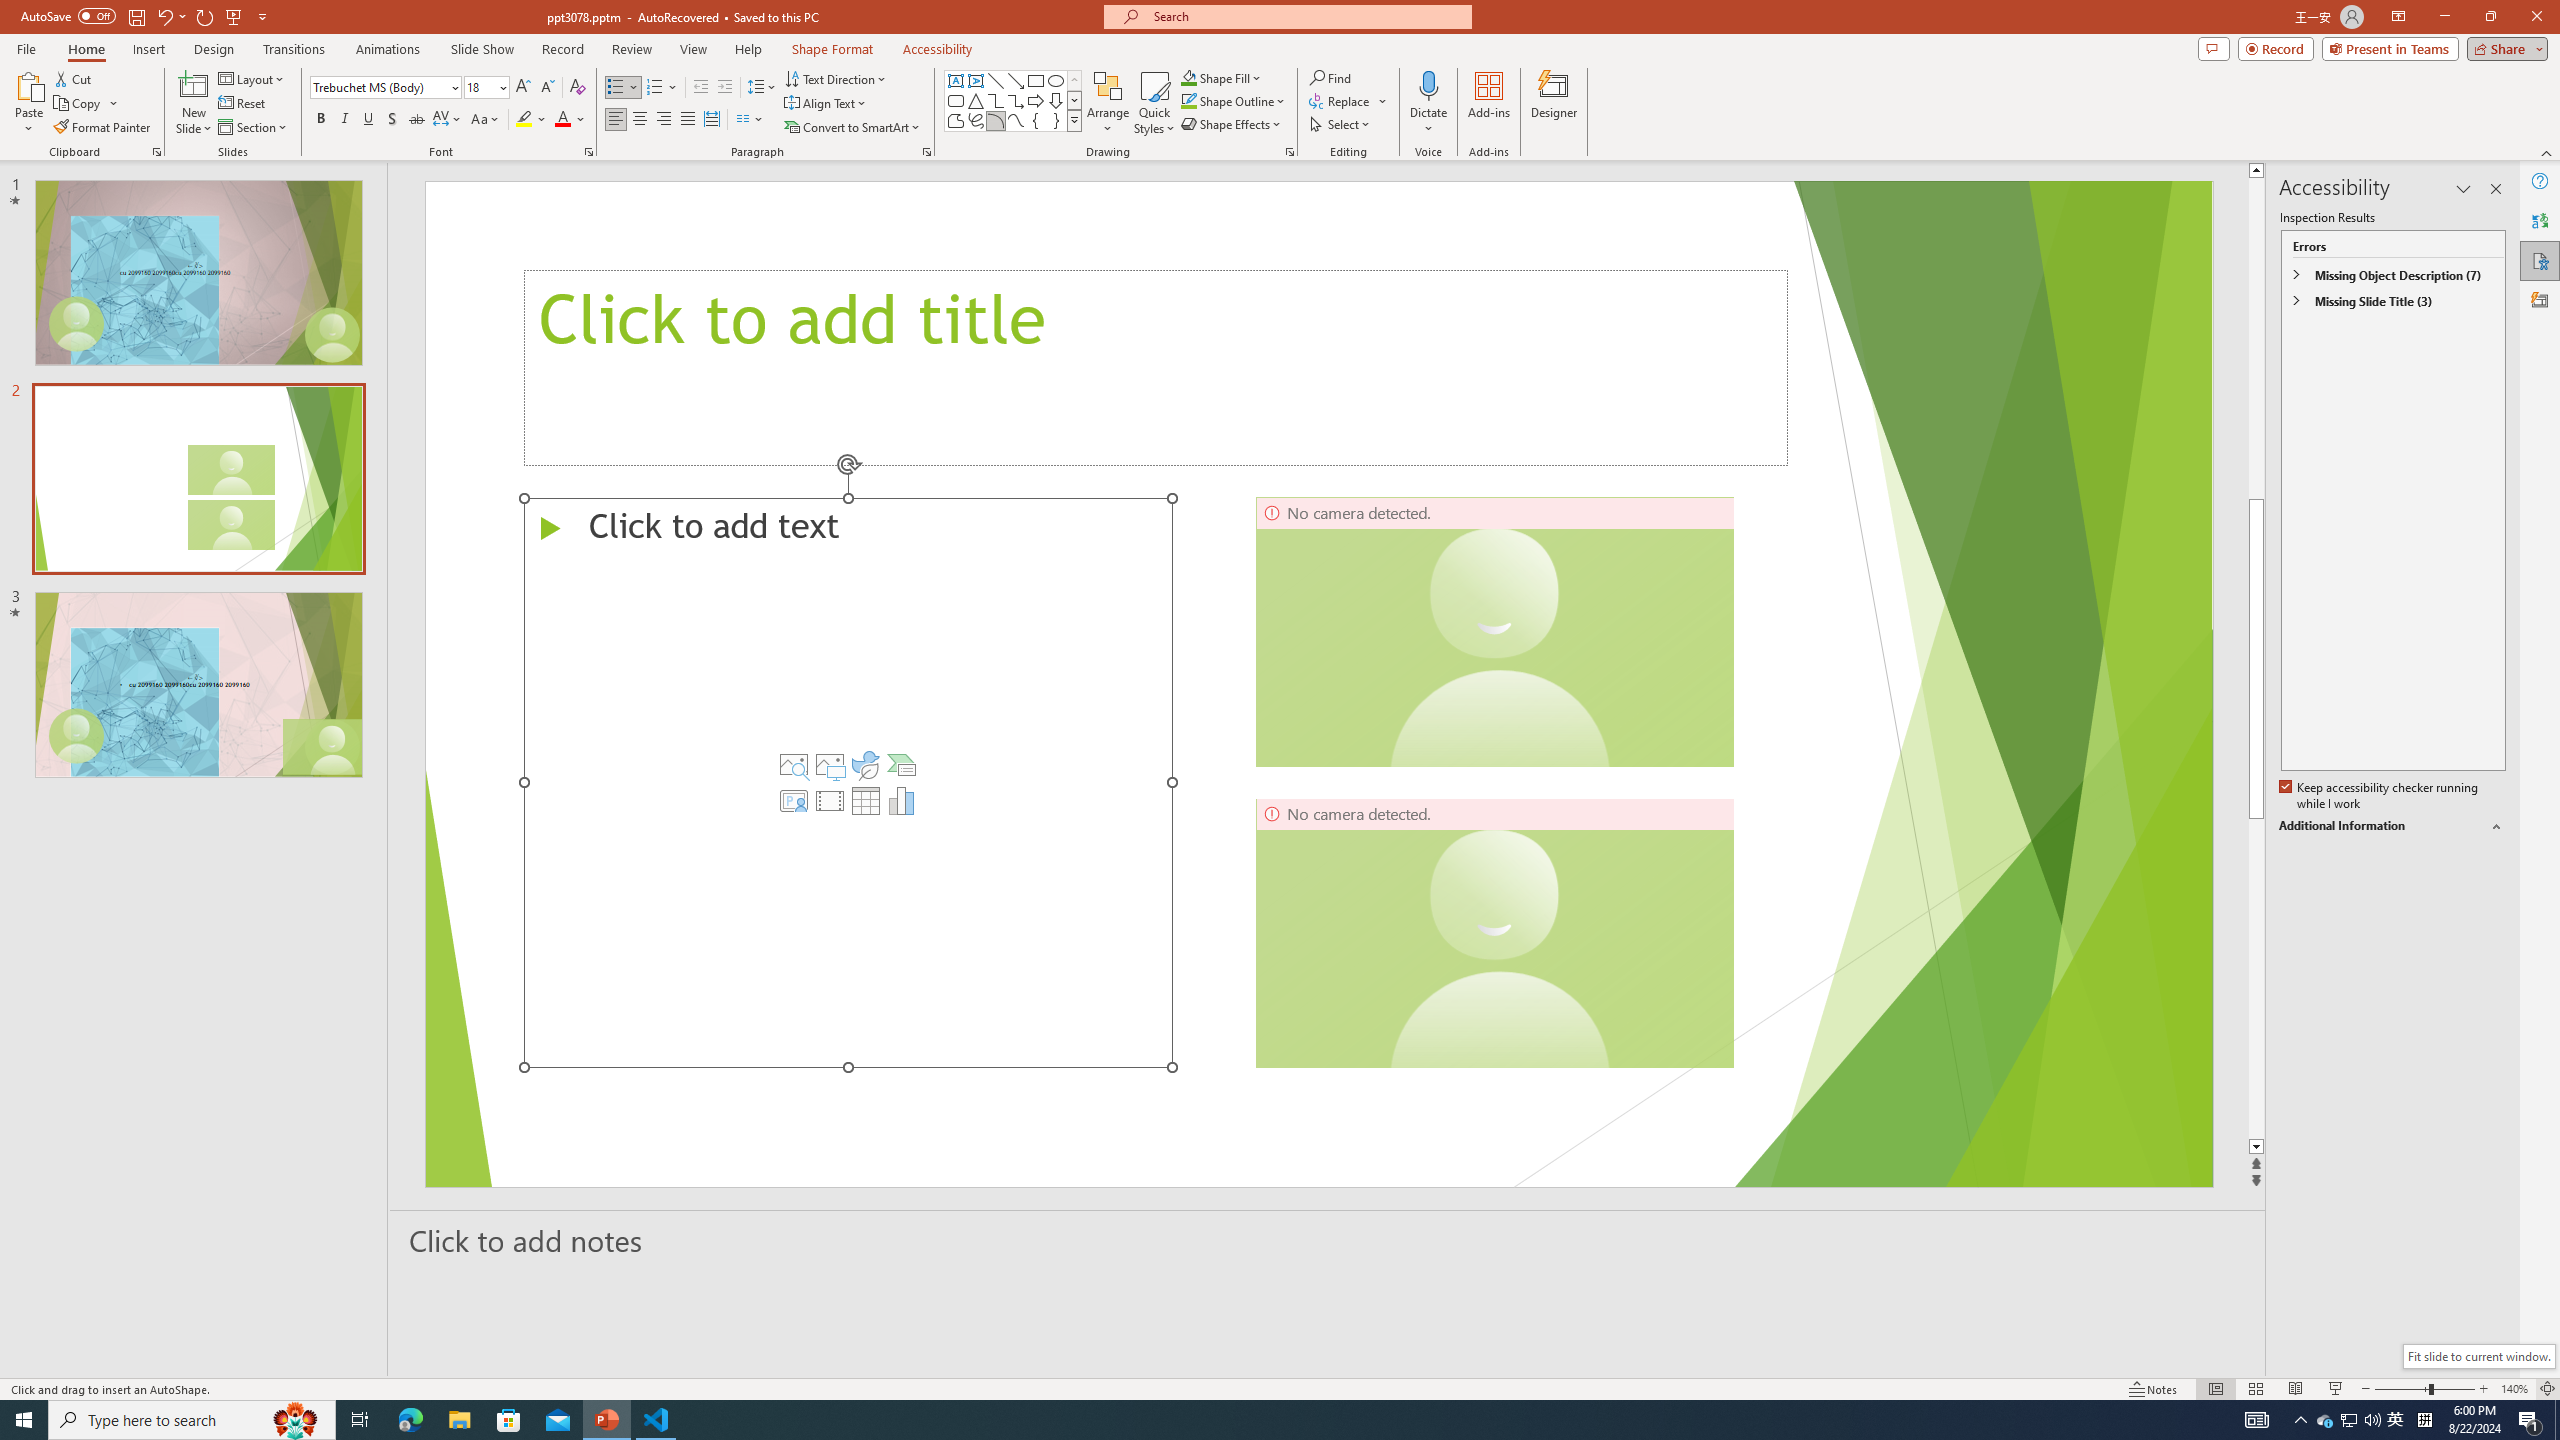  Describe the element at coordinates (1189, 99) in the screenshot. I see `'Shape Outline Green, Accent 1'` at that location.